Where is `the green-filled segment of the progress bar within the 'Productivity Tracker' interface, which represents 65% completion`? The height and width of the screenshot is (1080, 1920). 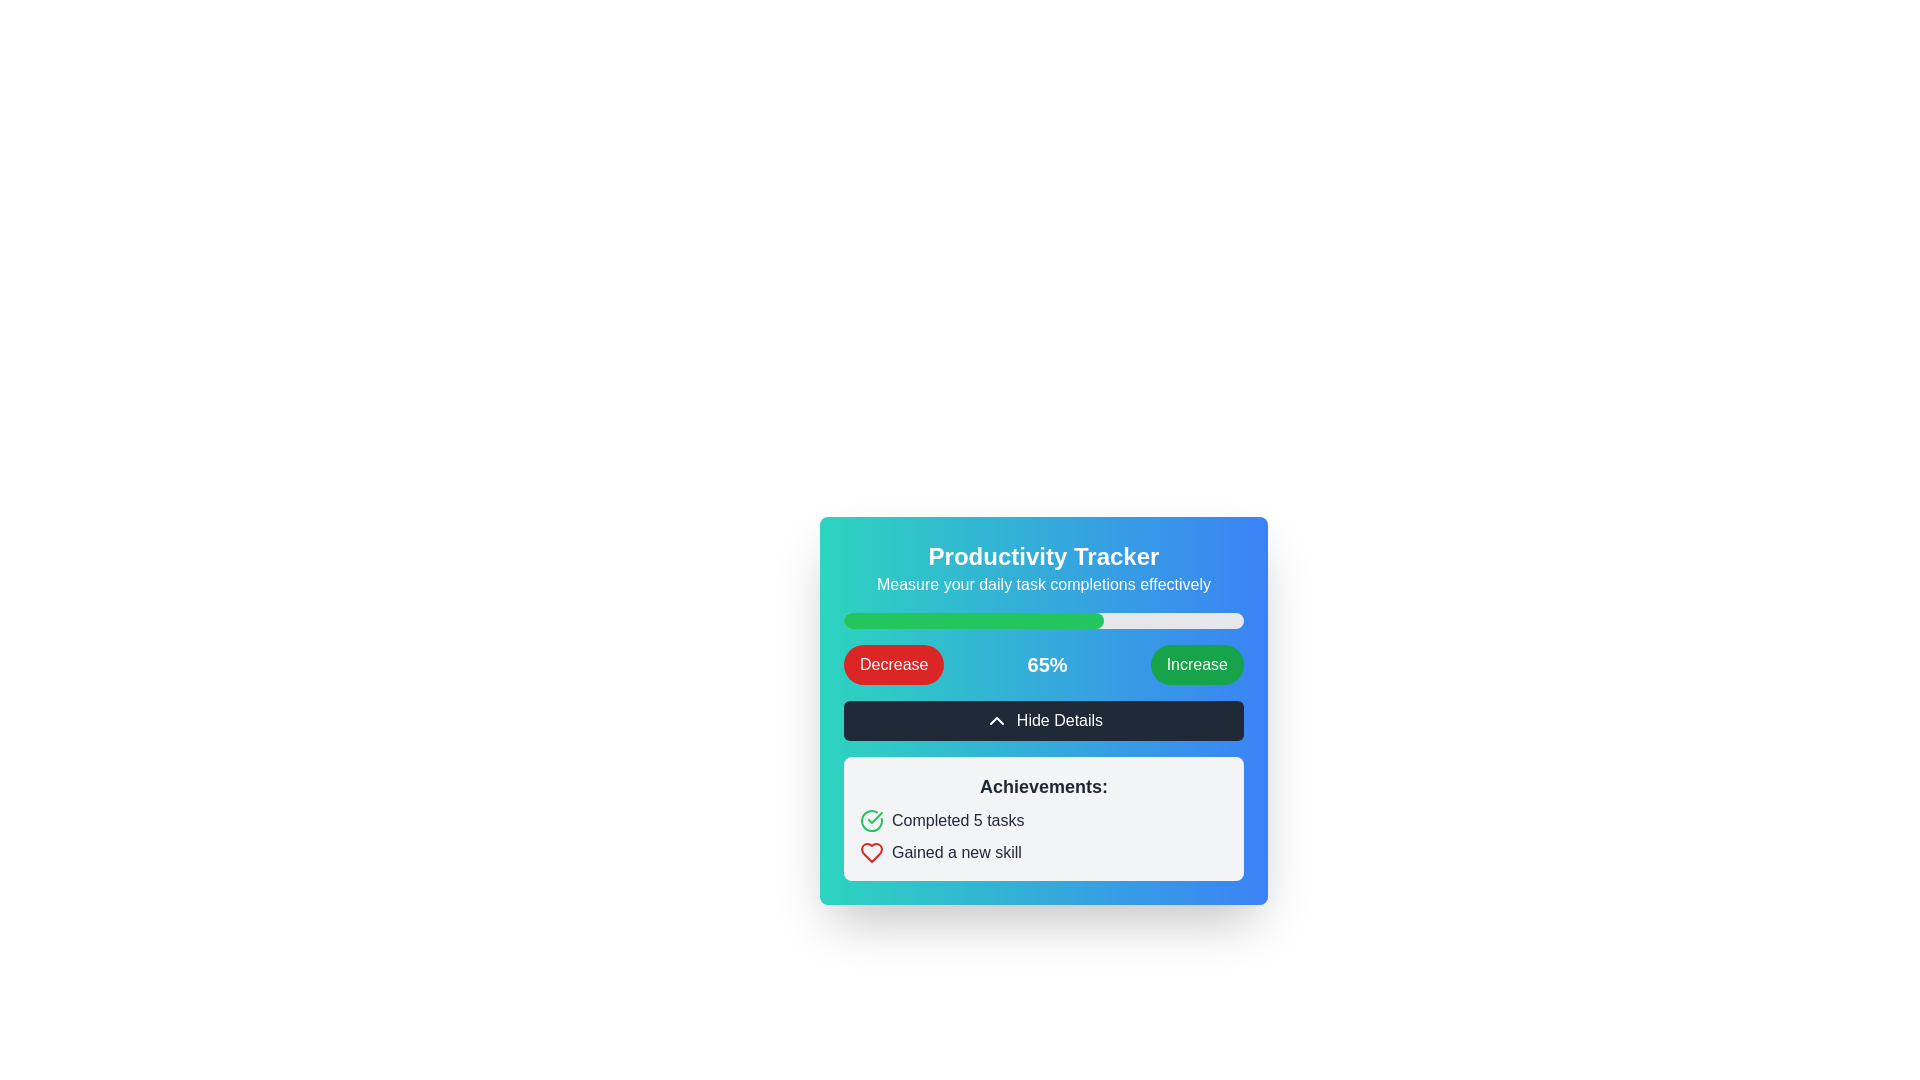 the green-filled segment of the progress bar within the 'Productivity Tracker' interface, which represents 65% completion is located at coordinates (974, 620).